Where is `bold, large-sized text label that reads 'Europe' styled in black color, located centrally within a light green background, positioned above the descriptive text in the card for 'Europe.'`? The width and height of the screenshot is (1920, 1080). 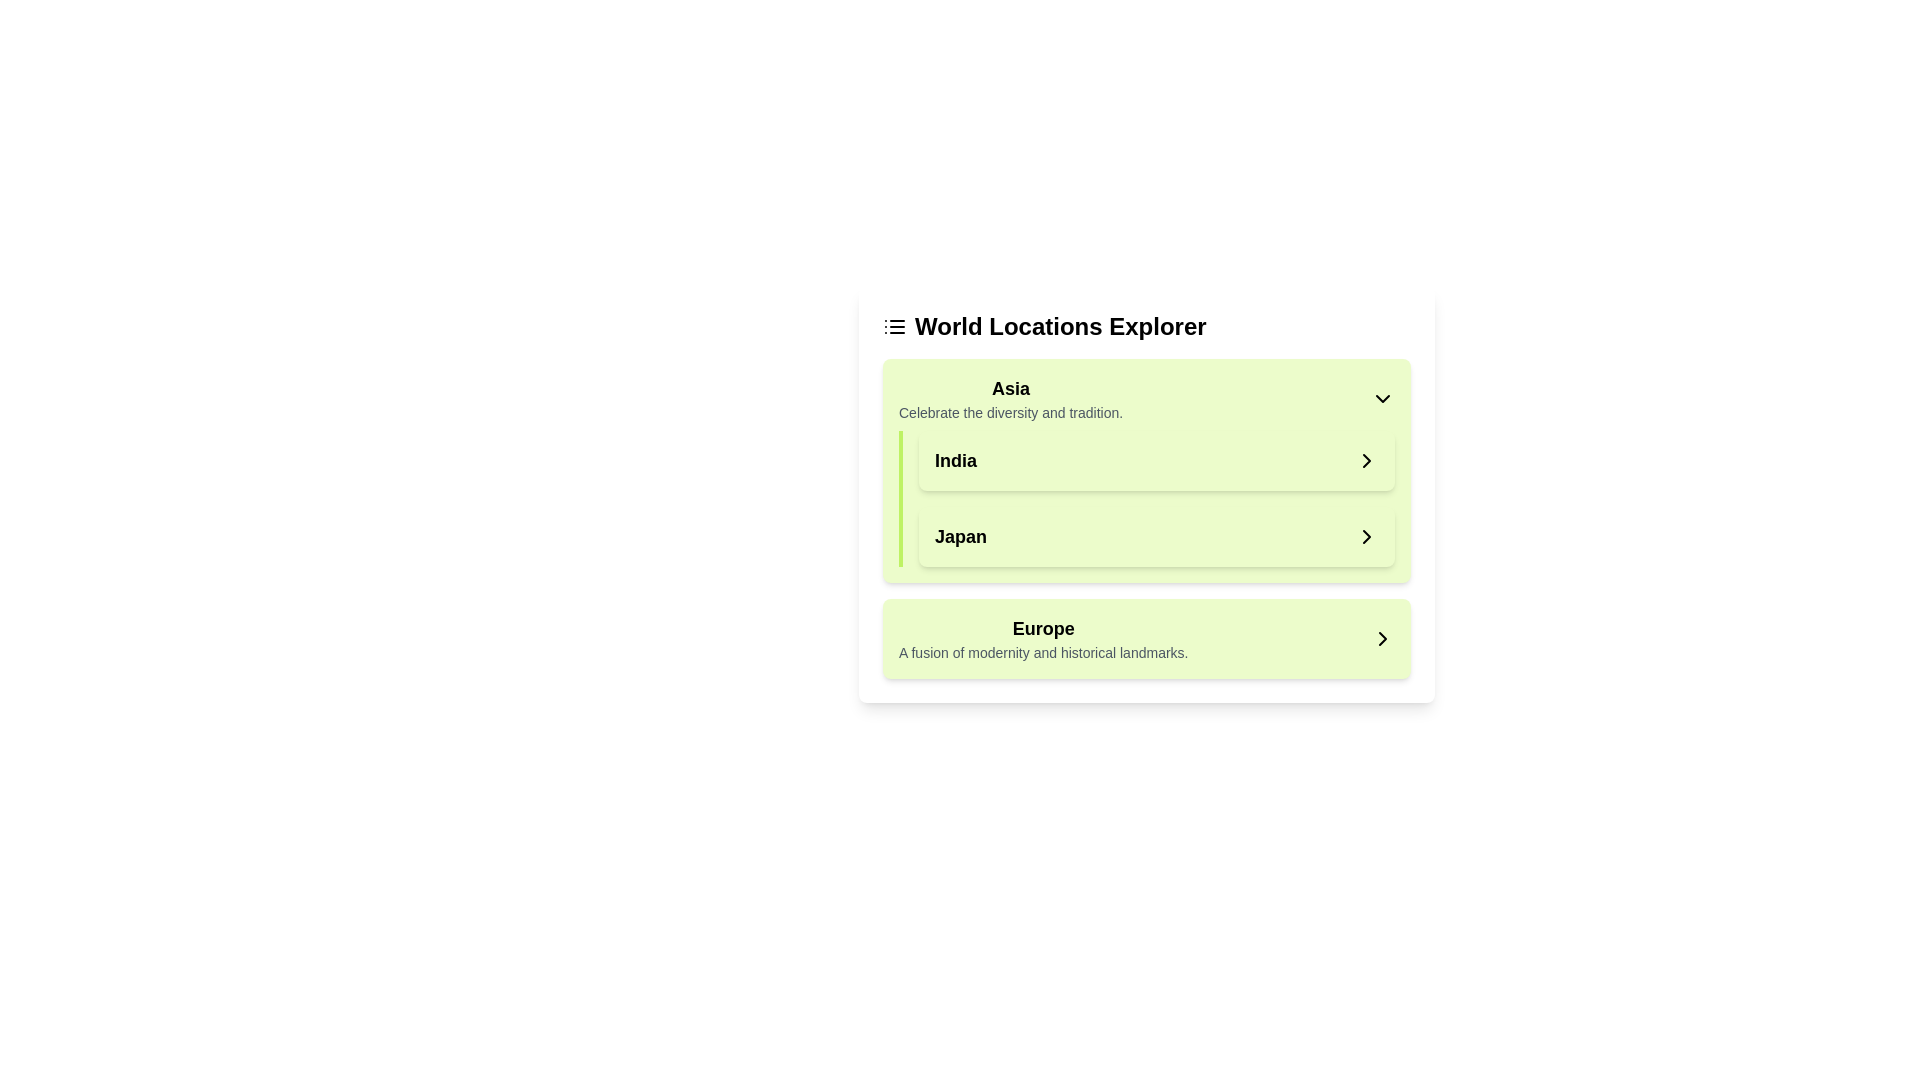 bold, large-sized text label that reads 'Europe' styled in black color, located centrally within a light green background, positioned above the descriptive text in the card for 'Europe.' is located at coordinates (1042, 627).